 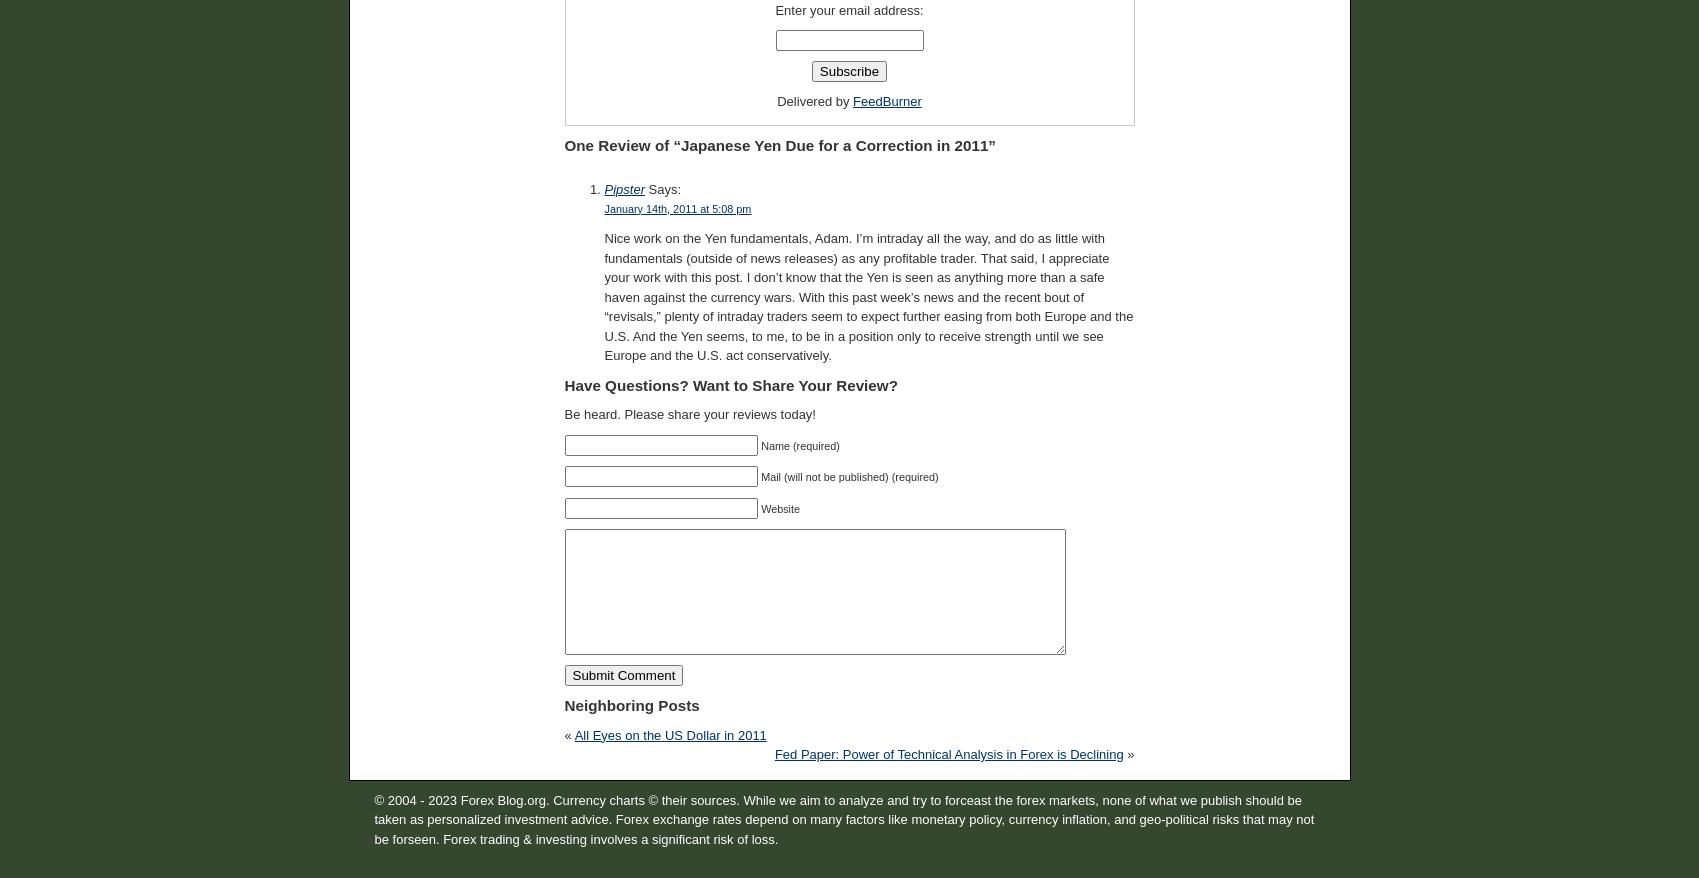 What do you see at coordinates (779, 144) in the screenshot?
I see `'One Review of “Japanese Yen Due for a Correction in 2011”'` at bounding box center [779, 144].